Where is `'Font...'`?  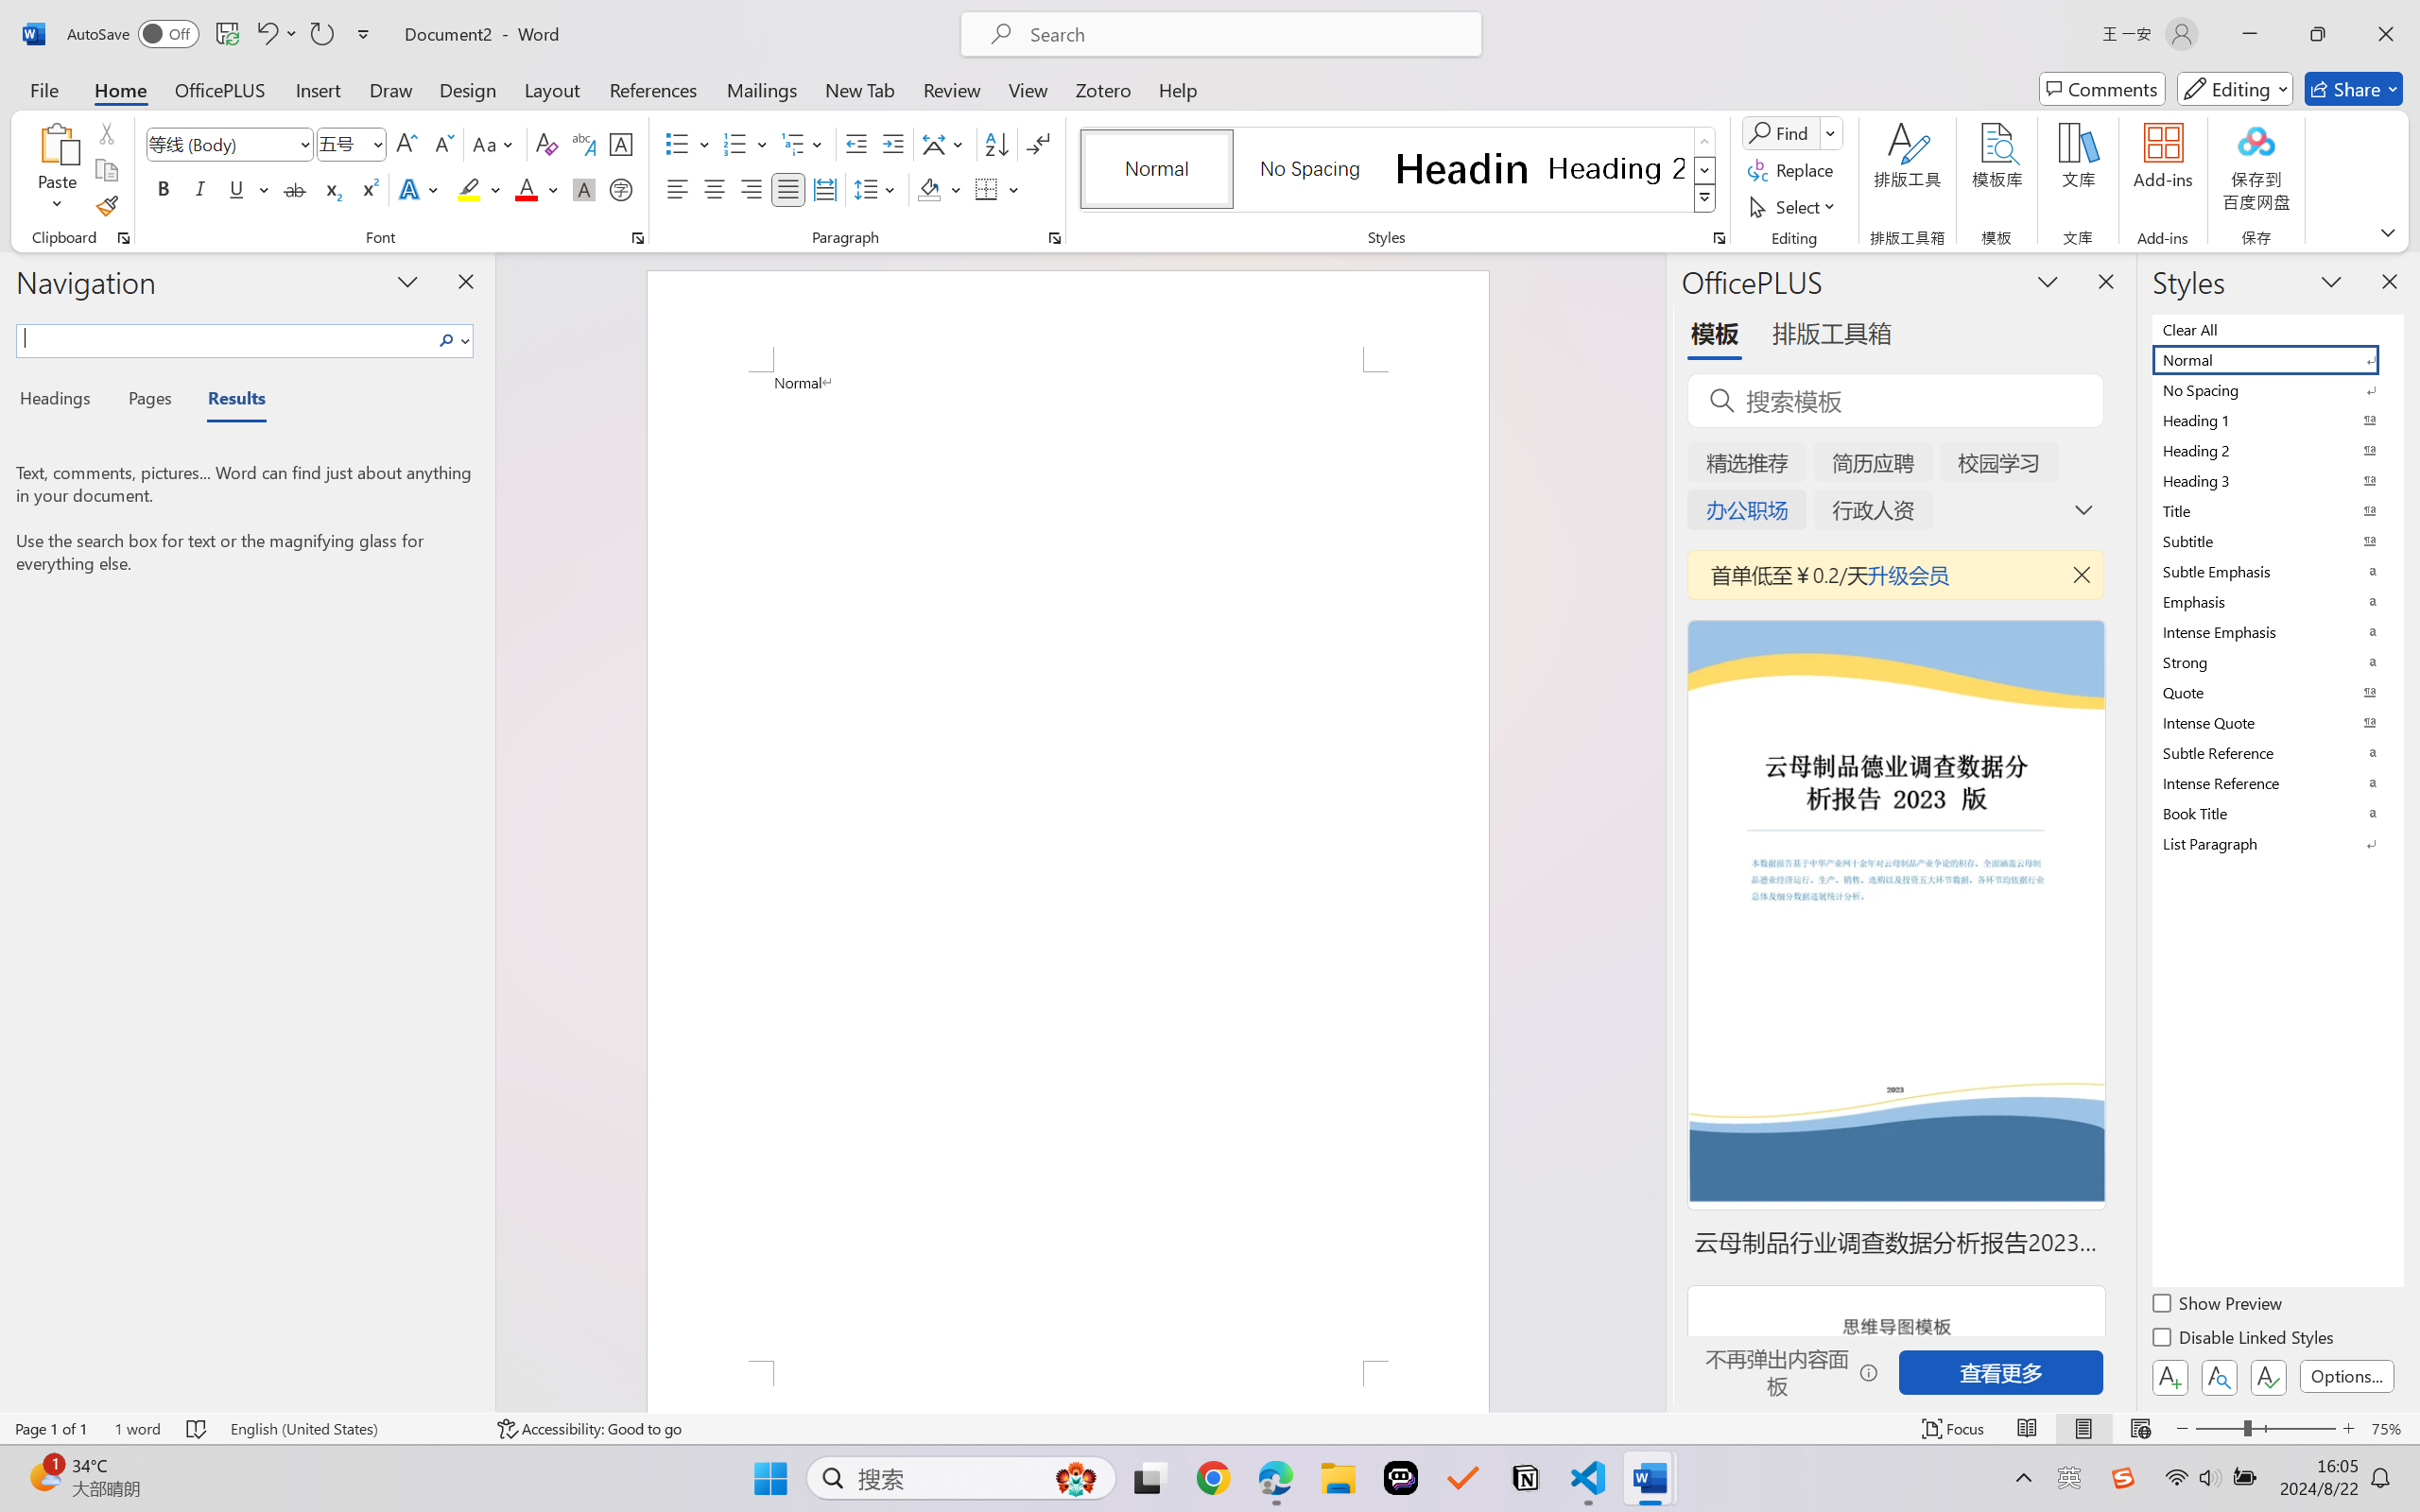 'Font...' is located at coordinates (637, 237).